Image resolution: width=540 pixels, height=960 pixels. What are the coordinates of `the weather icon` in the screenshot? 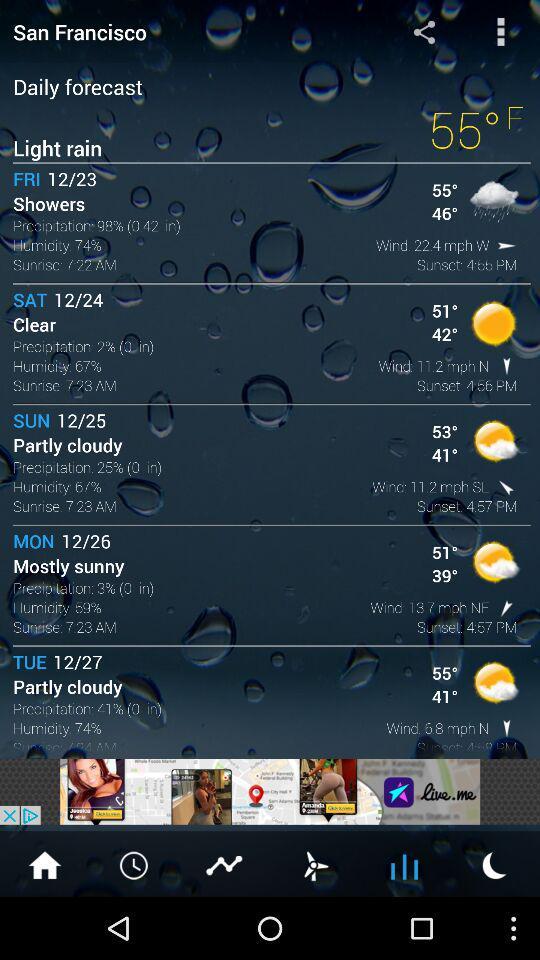 It's located at (494, 925).